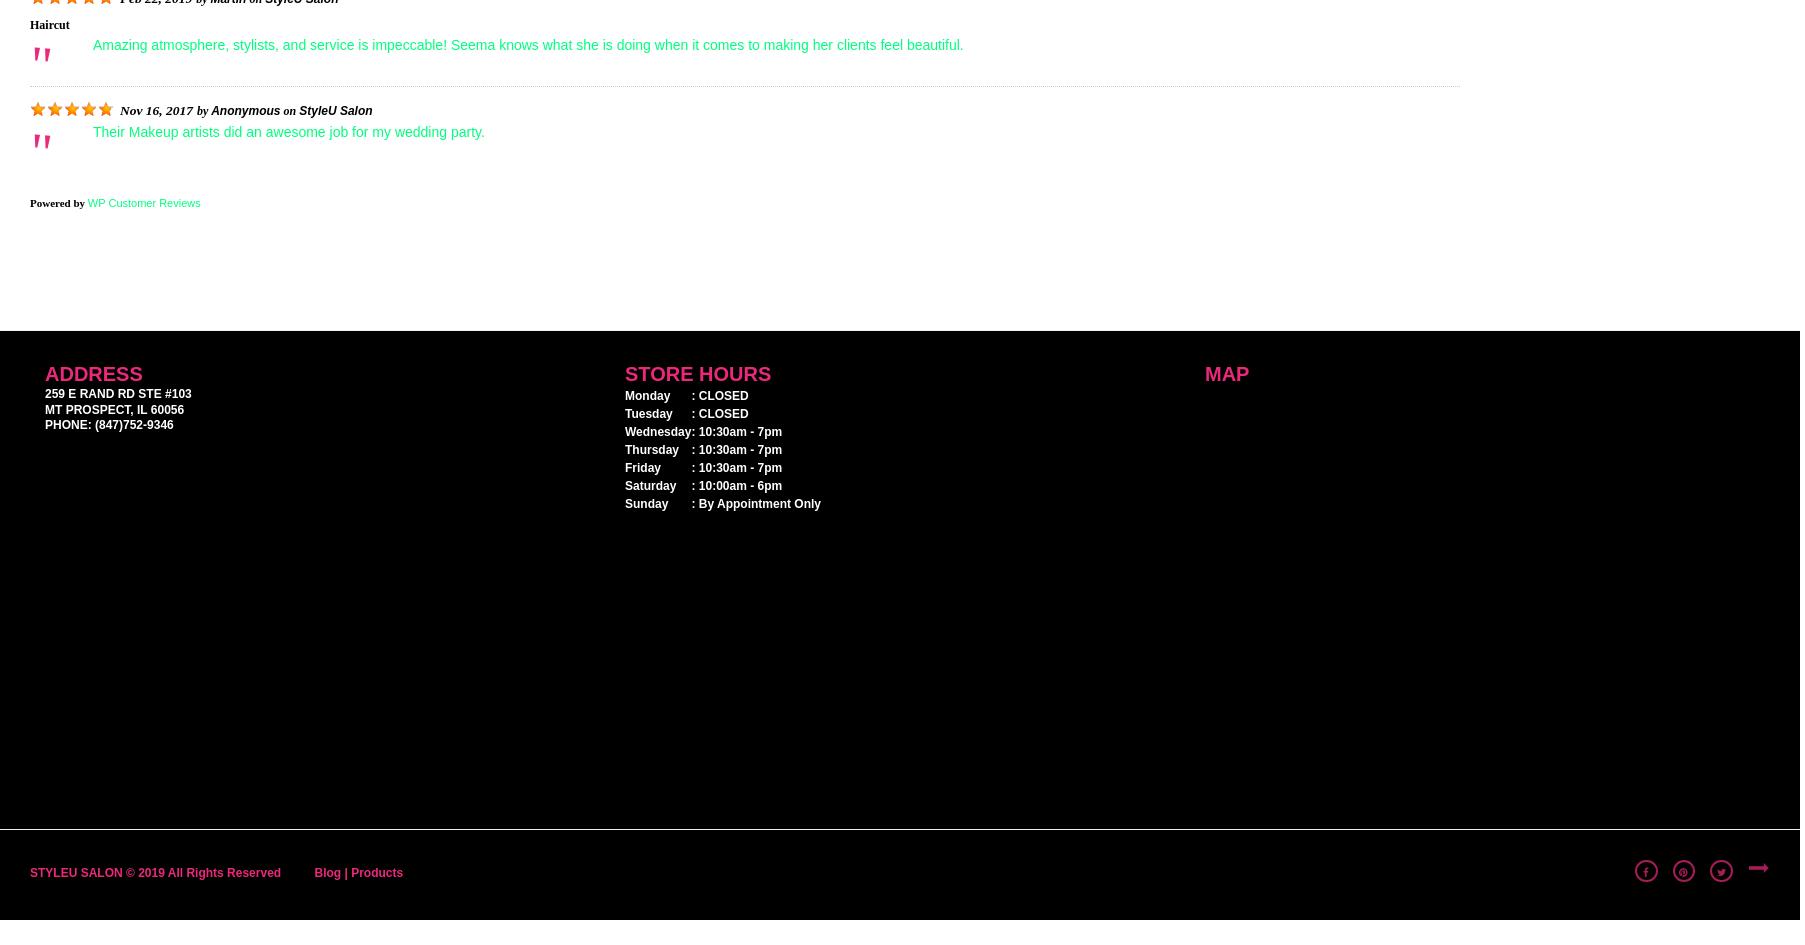  Describe the element at coordinates (195, 108) in the screenshot. I see `'by'` at that location.